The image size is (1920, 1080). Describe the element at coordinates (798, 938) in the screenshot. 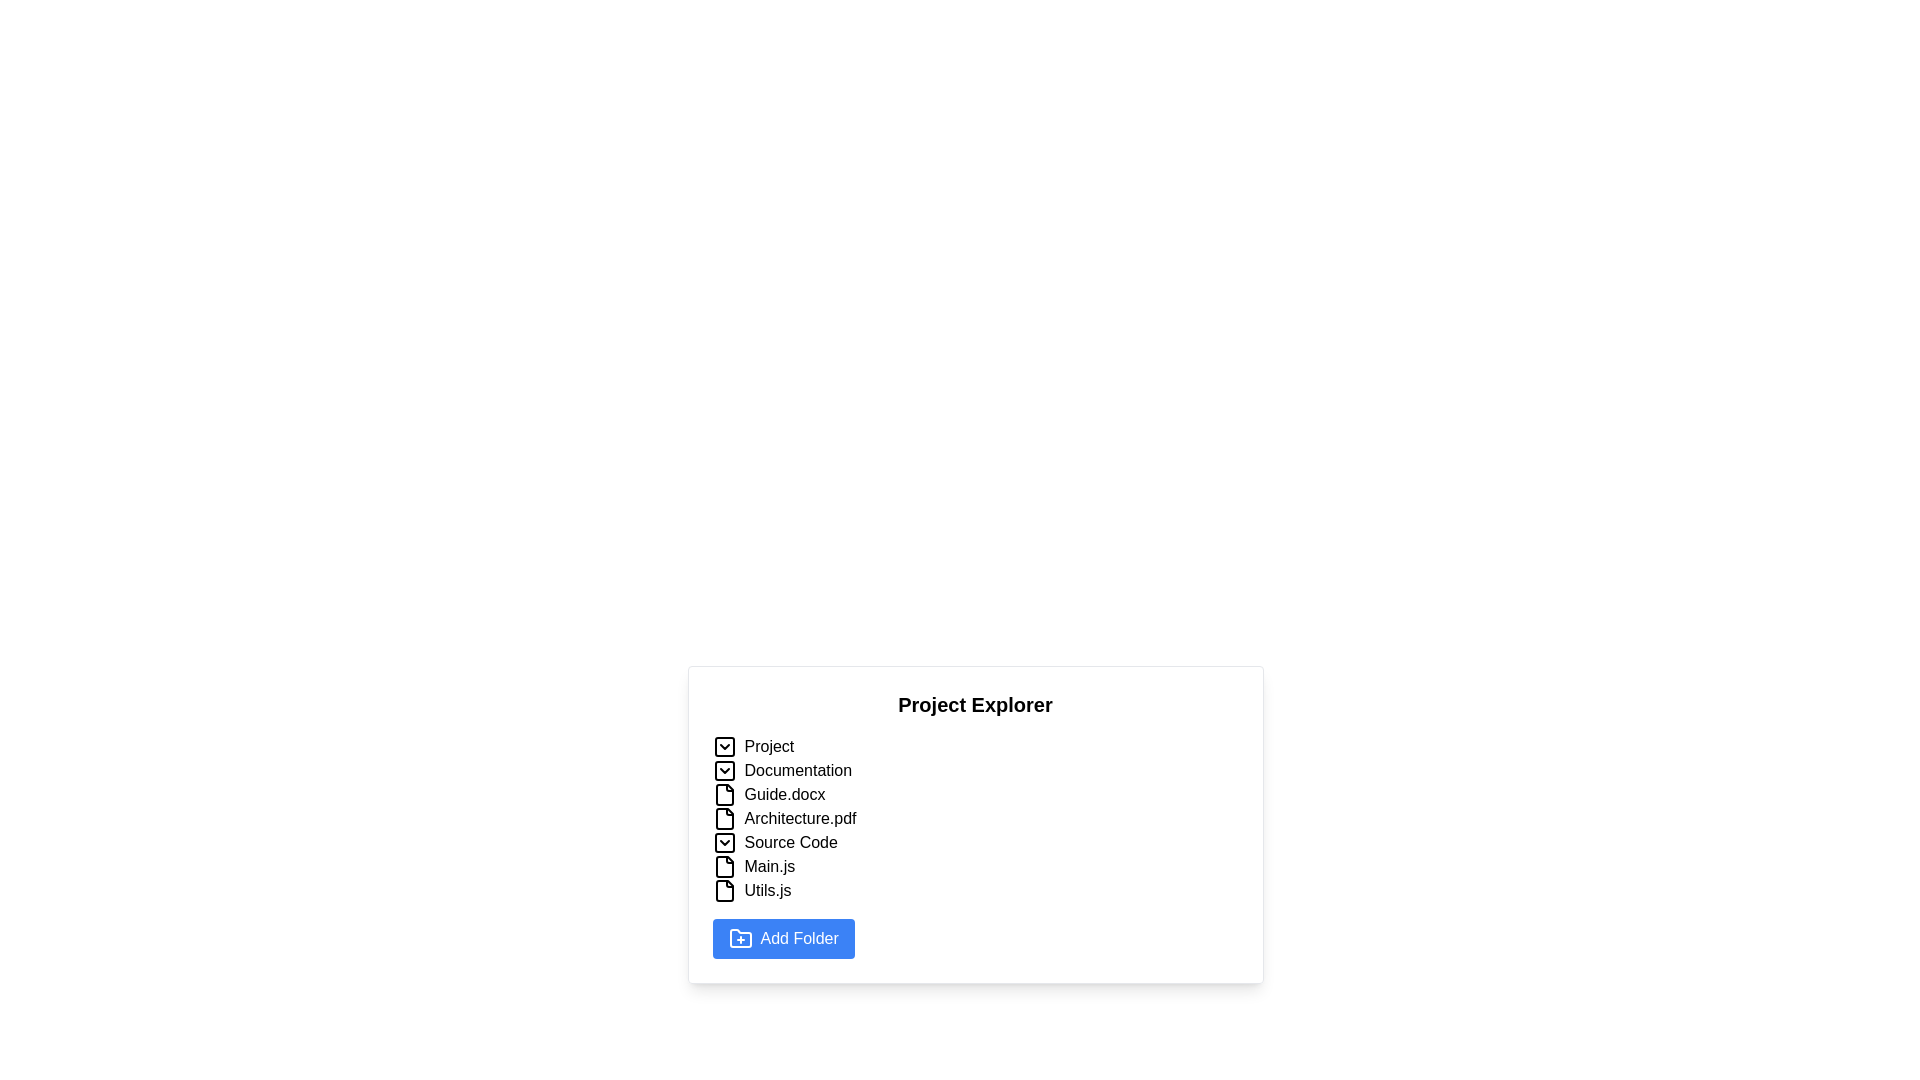

I see `the button labeled 'Add Folder' which contains the text label 'Add Folder'` at that location.